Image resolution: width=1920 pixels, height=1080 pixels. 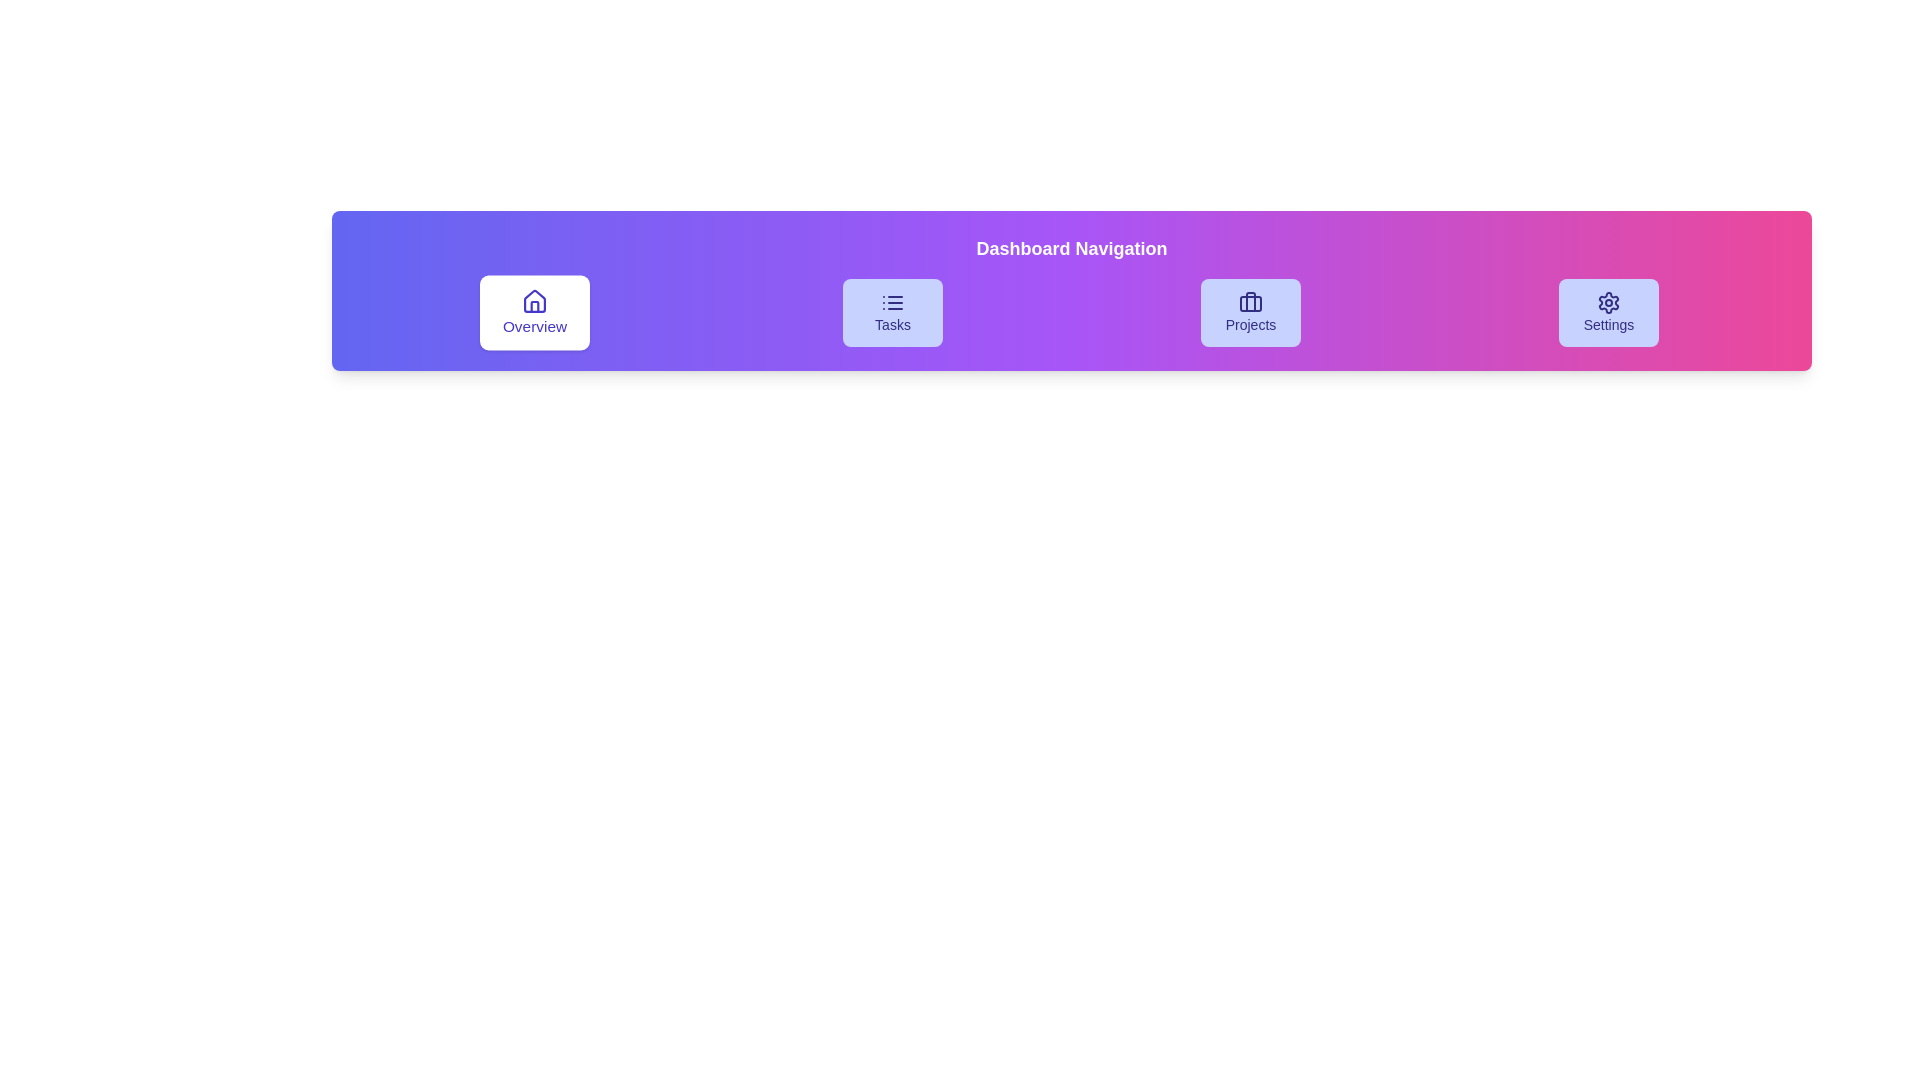 What do you see at coordinates (1608, 312) in the screenshot?
I see `the Settings button to navigate to the corresponding section` at bounding box center [1608, 312].